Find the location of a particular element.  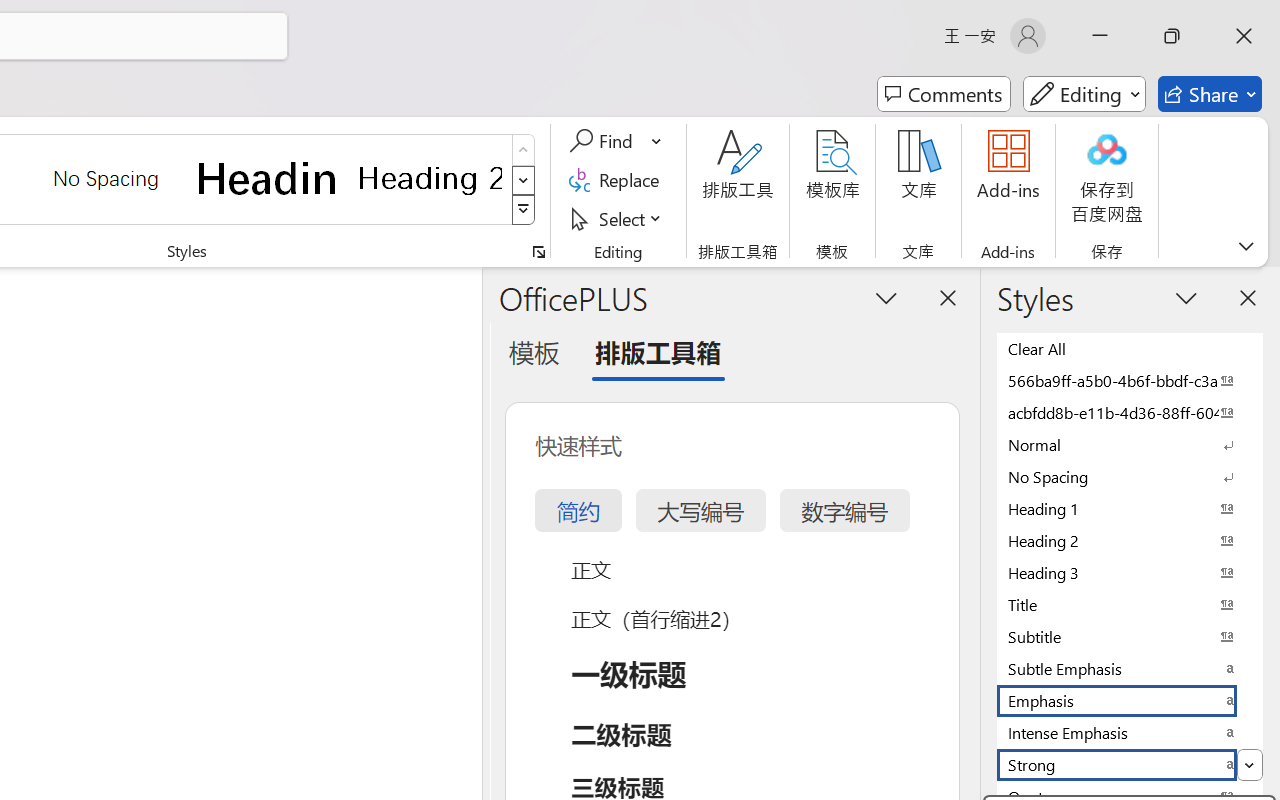

'Class: NetUIImage' is located at coordinates (524, 210).